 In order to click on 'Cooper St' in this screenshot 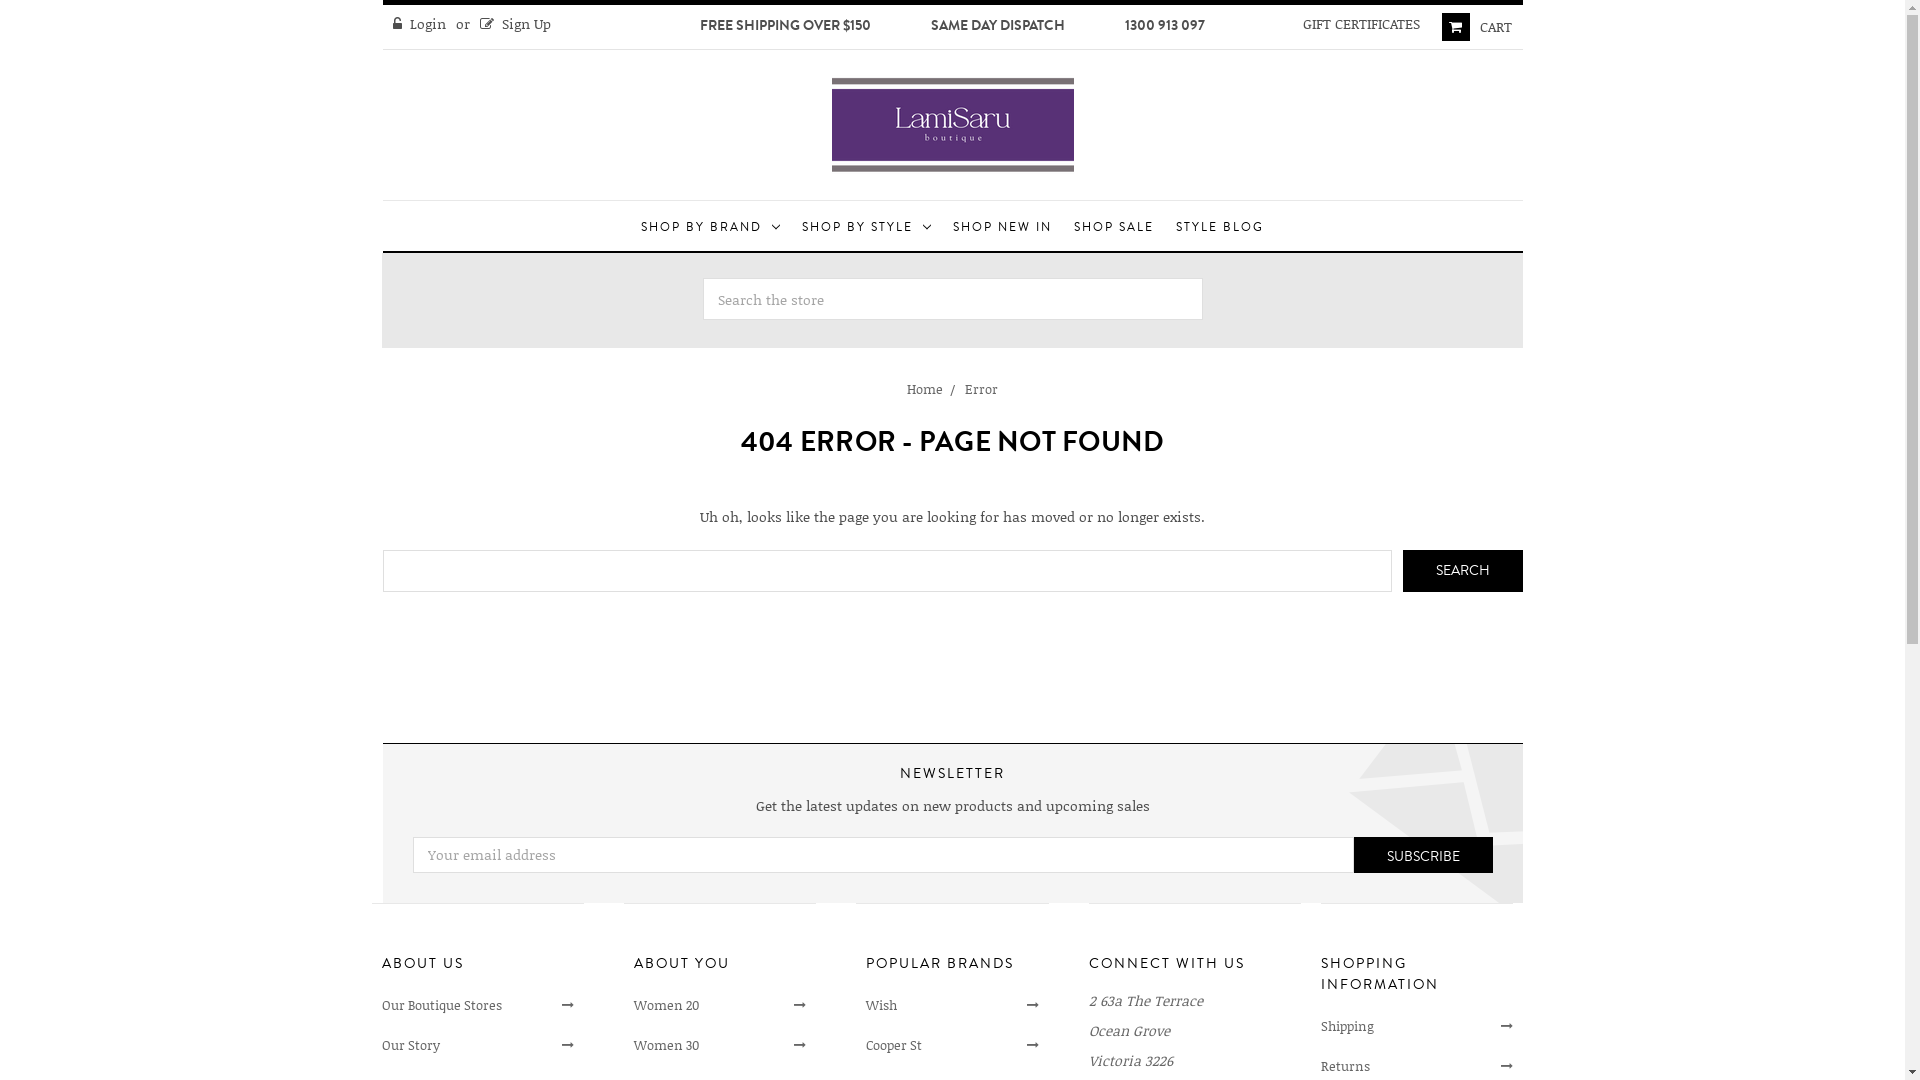, I will do `click(865, 1044)`.